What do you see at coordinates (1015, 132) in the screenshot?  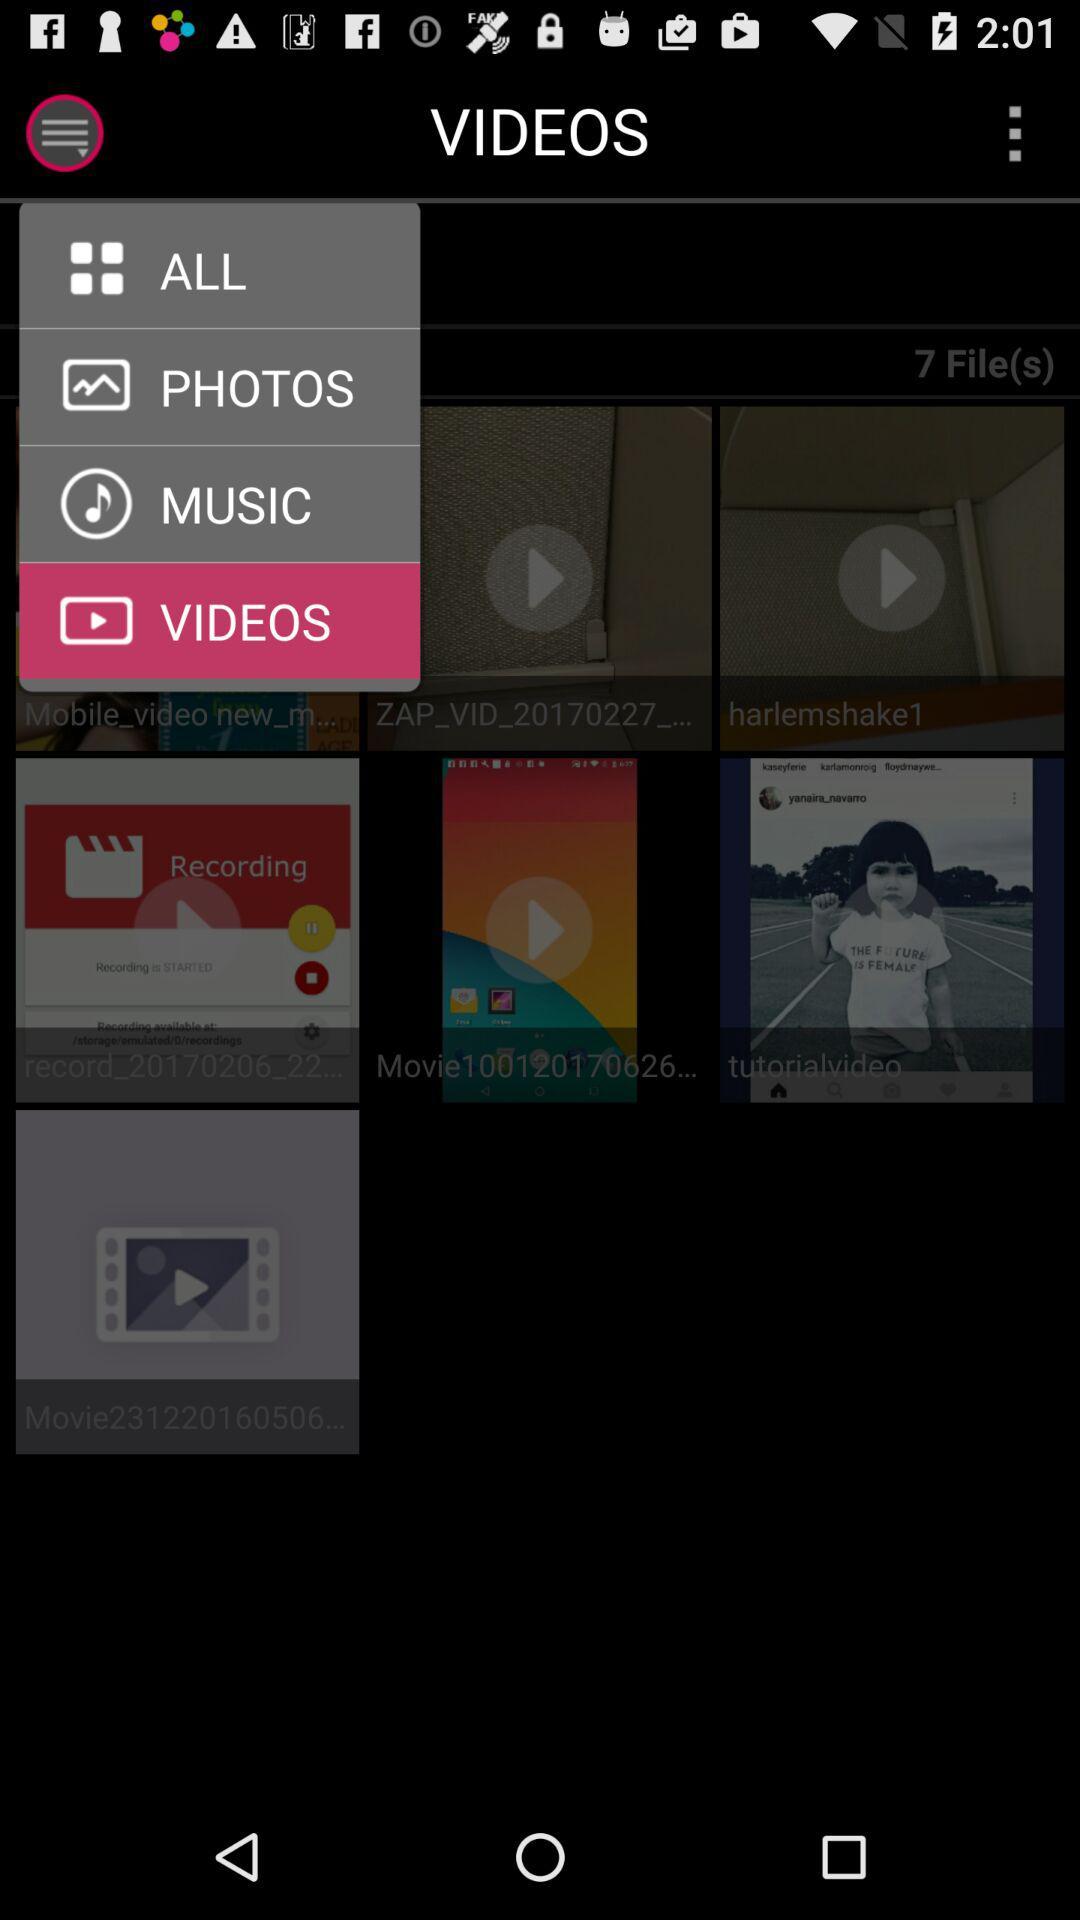 I see `more options` at bounding box center [1015, 132].